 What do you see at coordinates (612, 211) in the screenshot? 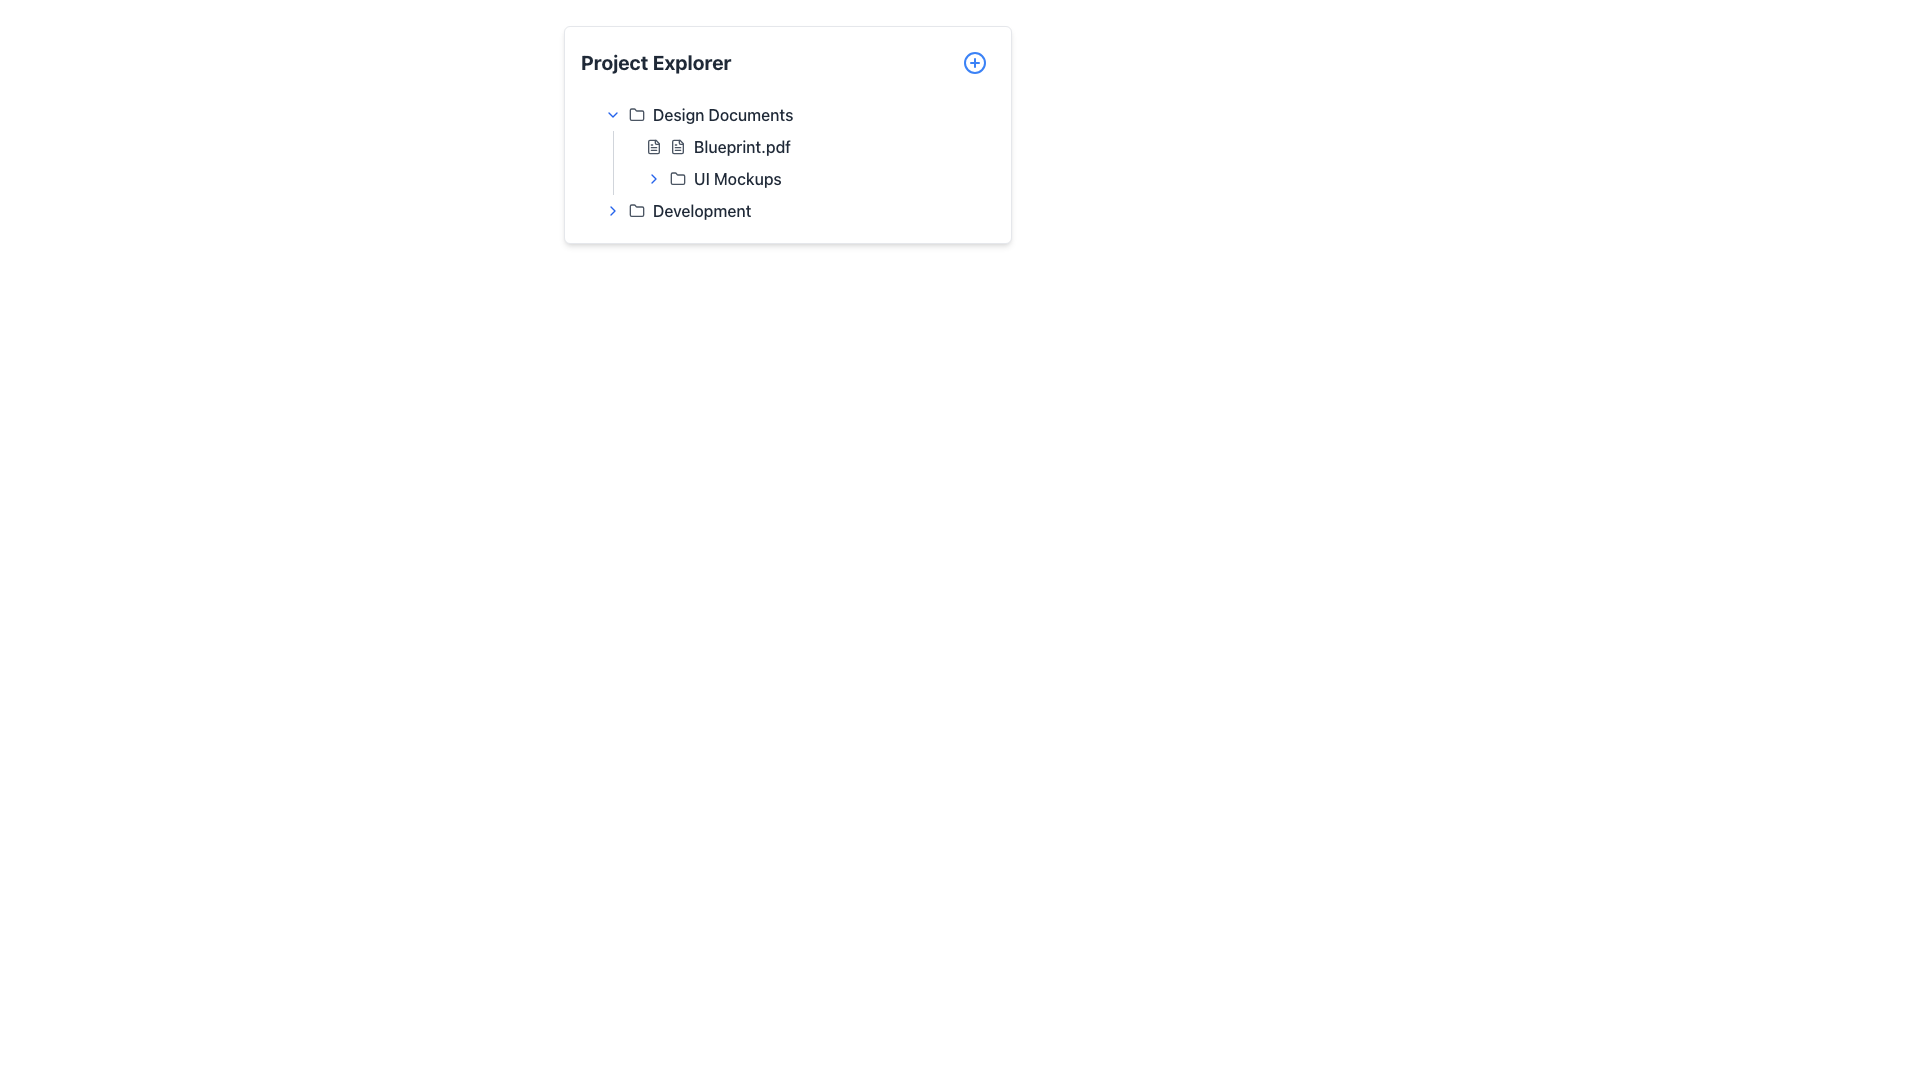
I see `the chevron icon` at bounding box center [612, 211].